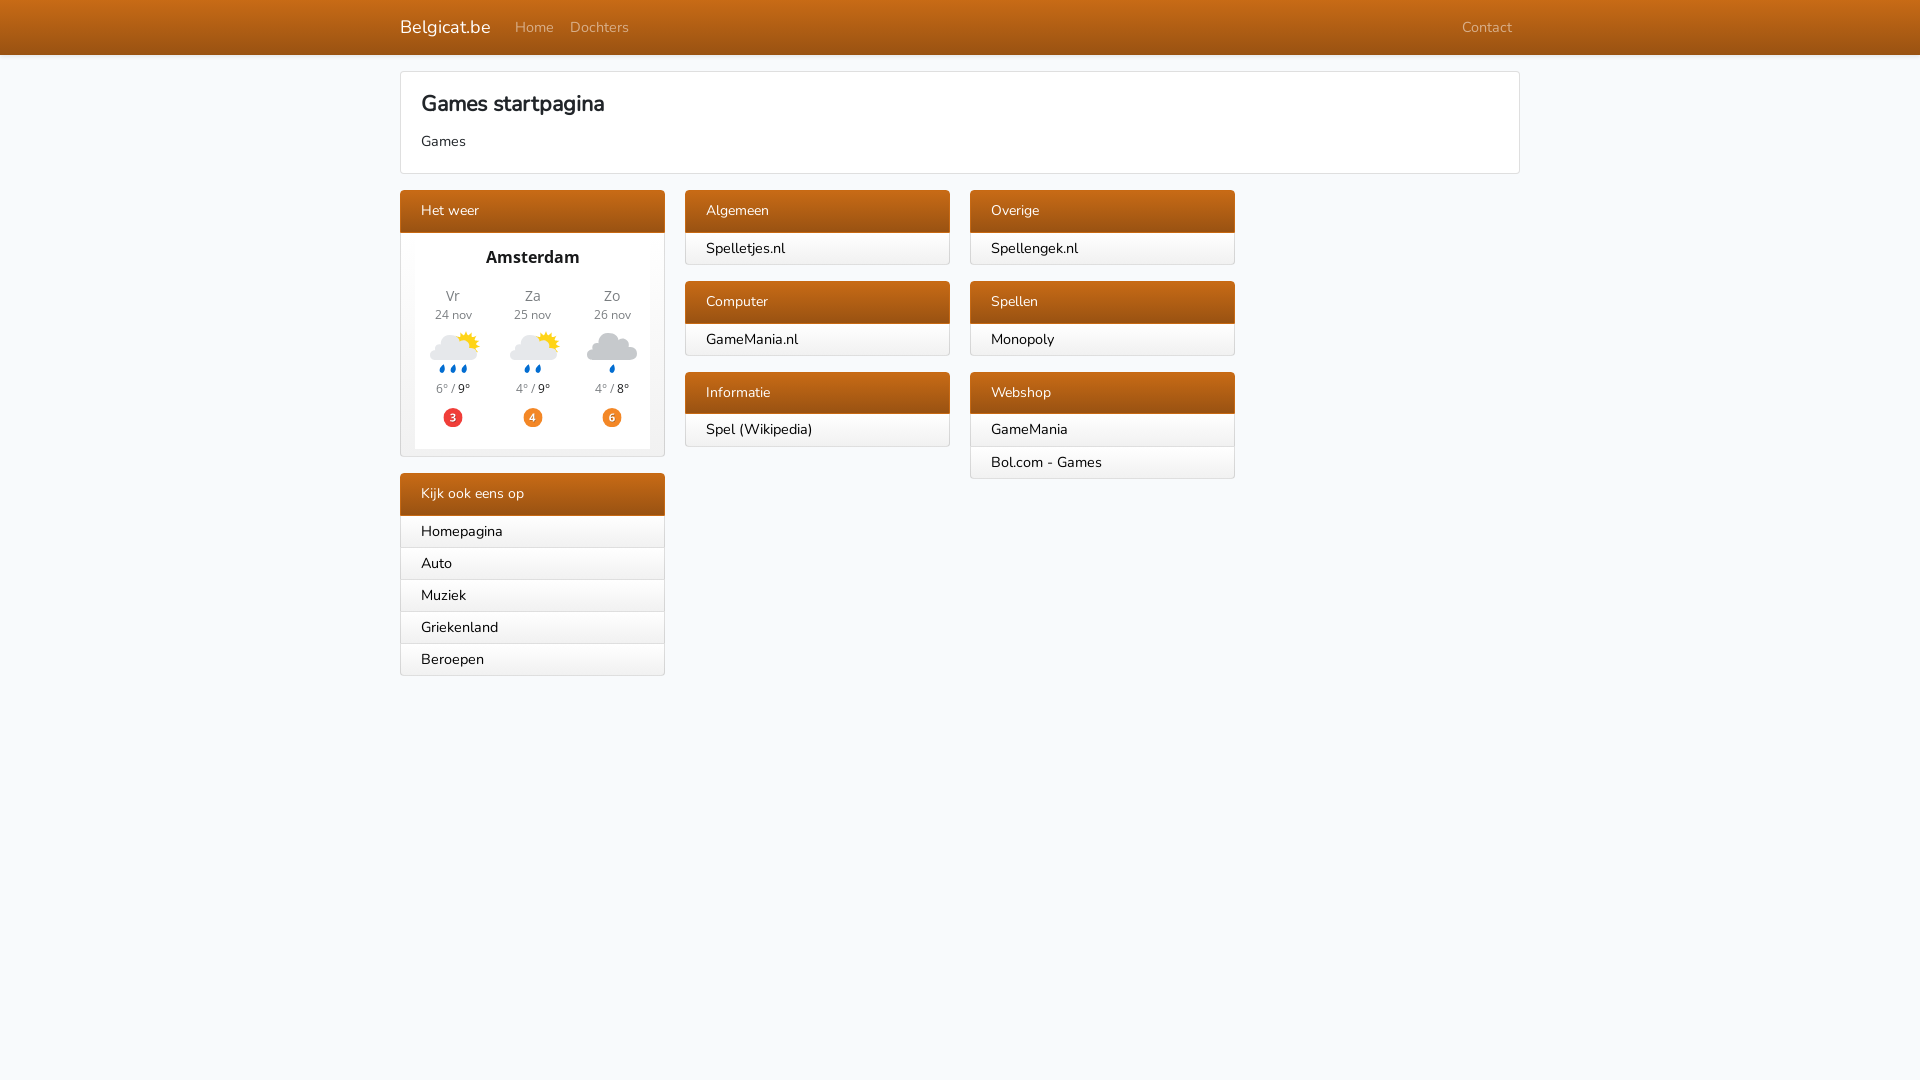 The width and height of the screenshot is (1920, 1080). I want to click on 'GameMania', so click(1029, 427).